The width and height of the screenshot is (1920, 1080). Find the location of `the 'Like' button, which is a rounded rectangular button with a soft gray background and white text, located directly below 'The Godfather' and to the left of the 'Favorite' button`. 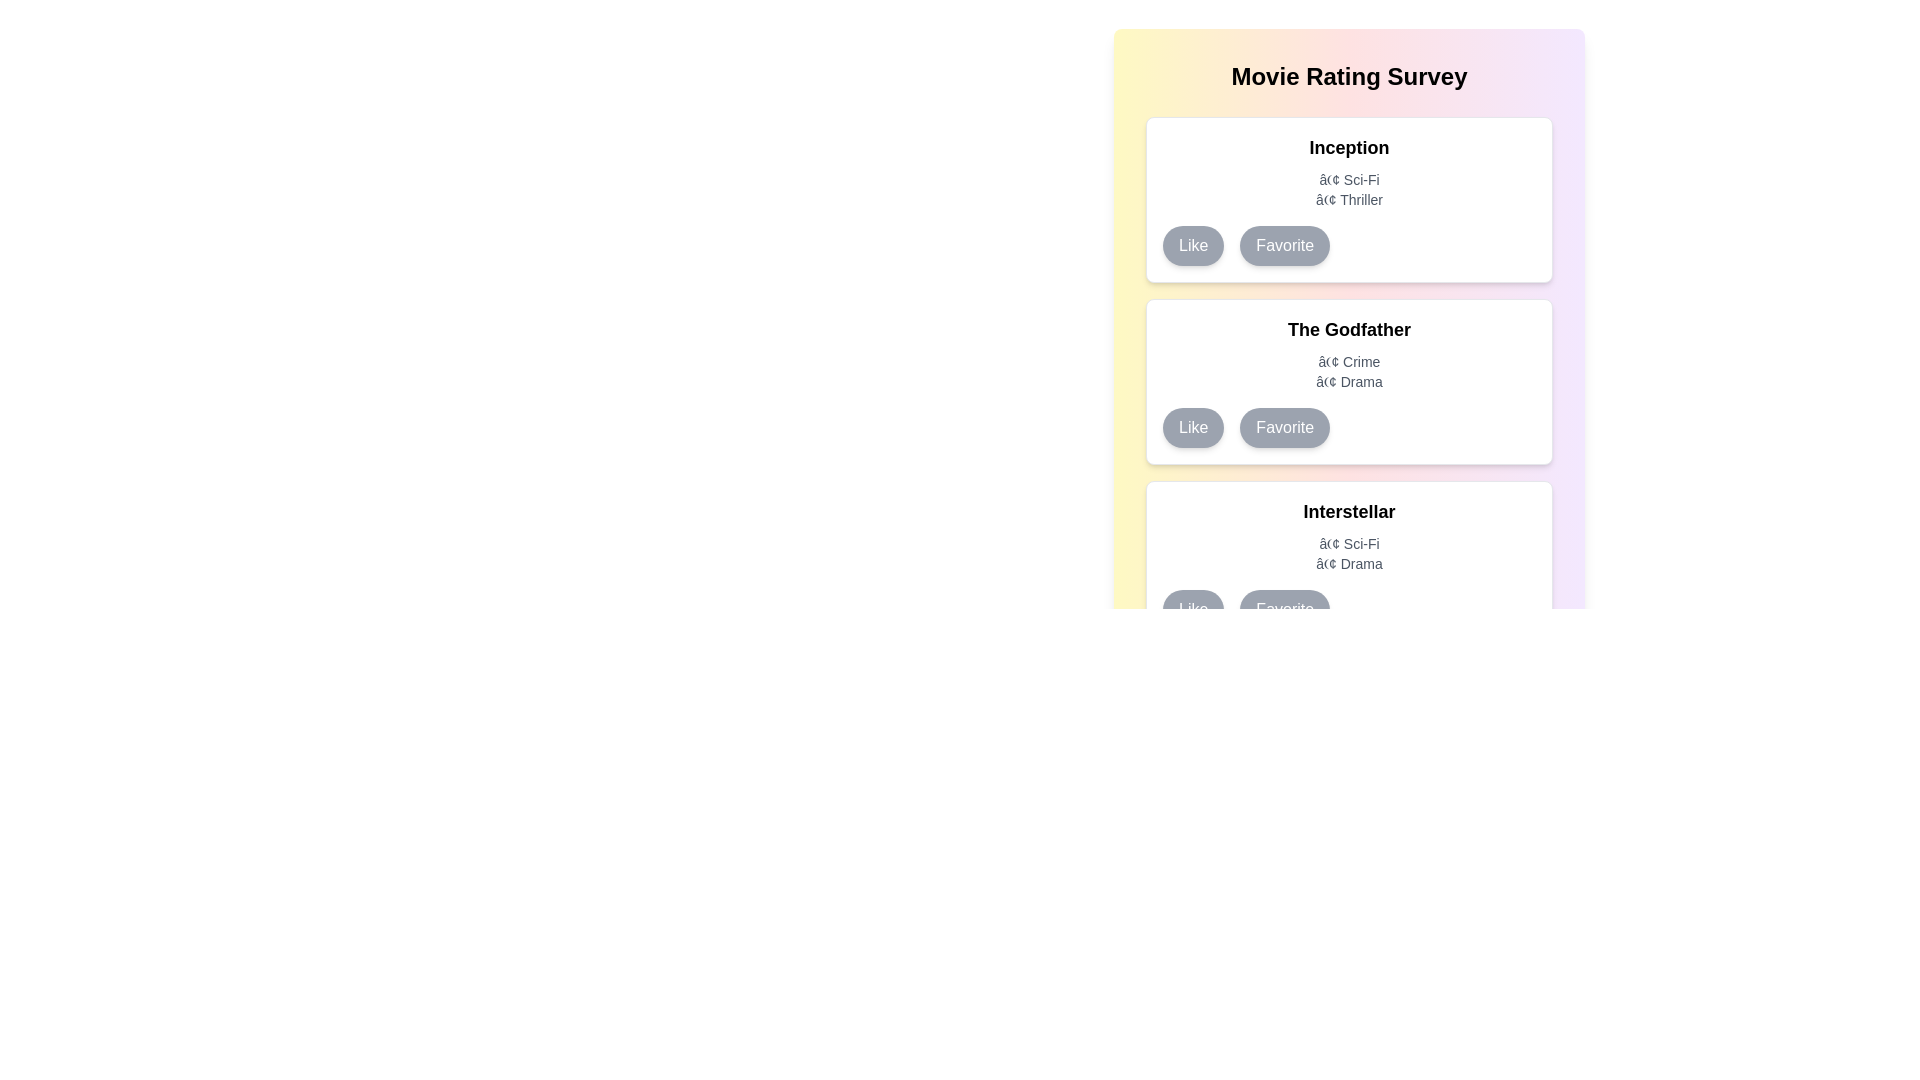

the 'Like' button, which is a rounded rectangular button with a soft gray background and white text, located directly below 'The Godfather' and to the left of the 'Favorite' button is located at coordinates (1193, 427).